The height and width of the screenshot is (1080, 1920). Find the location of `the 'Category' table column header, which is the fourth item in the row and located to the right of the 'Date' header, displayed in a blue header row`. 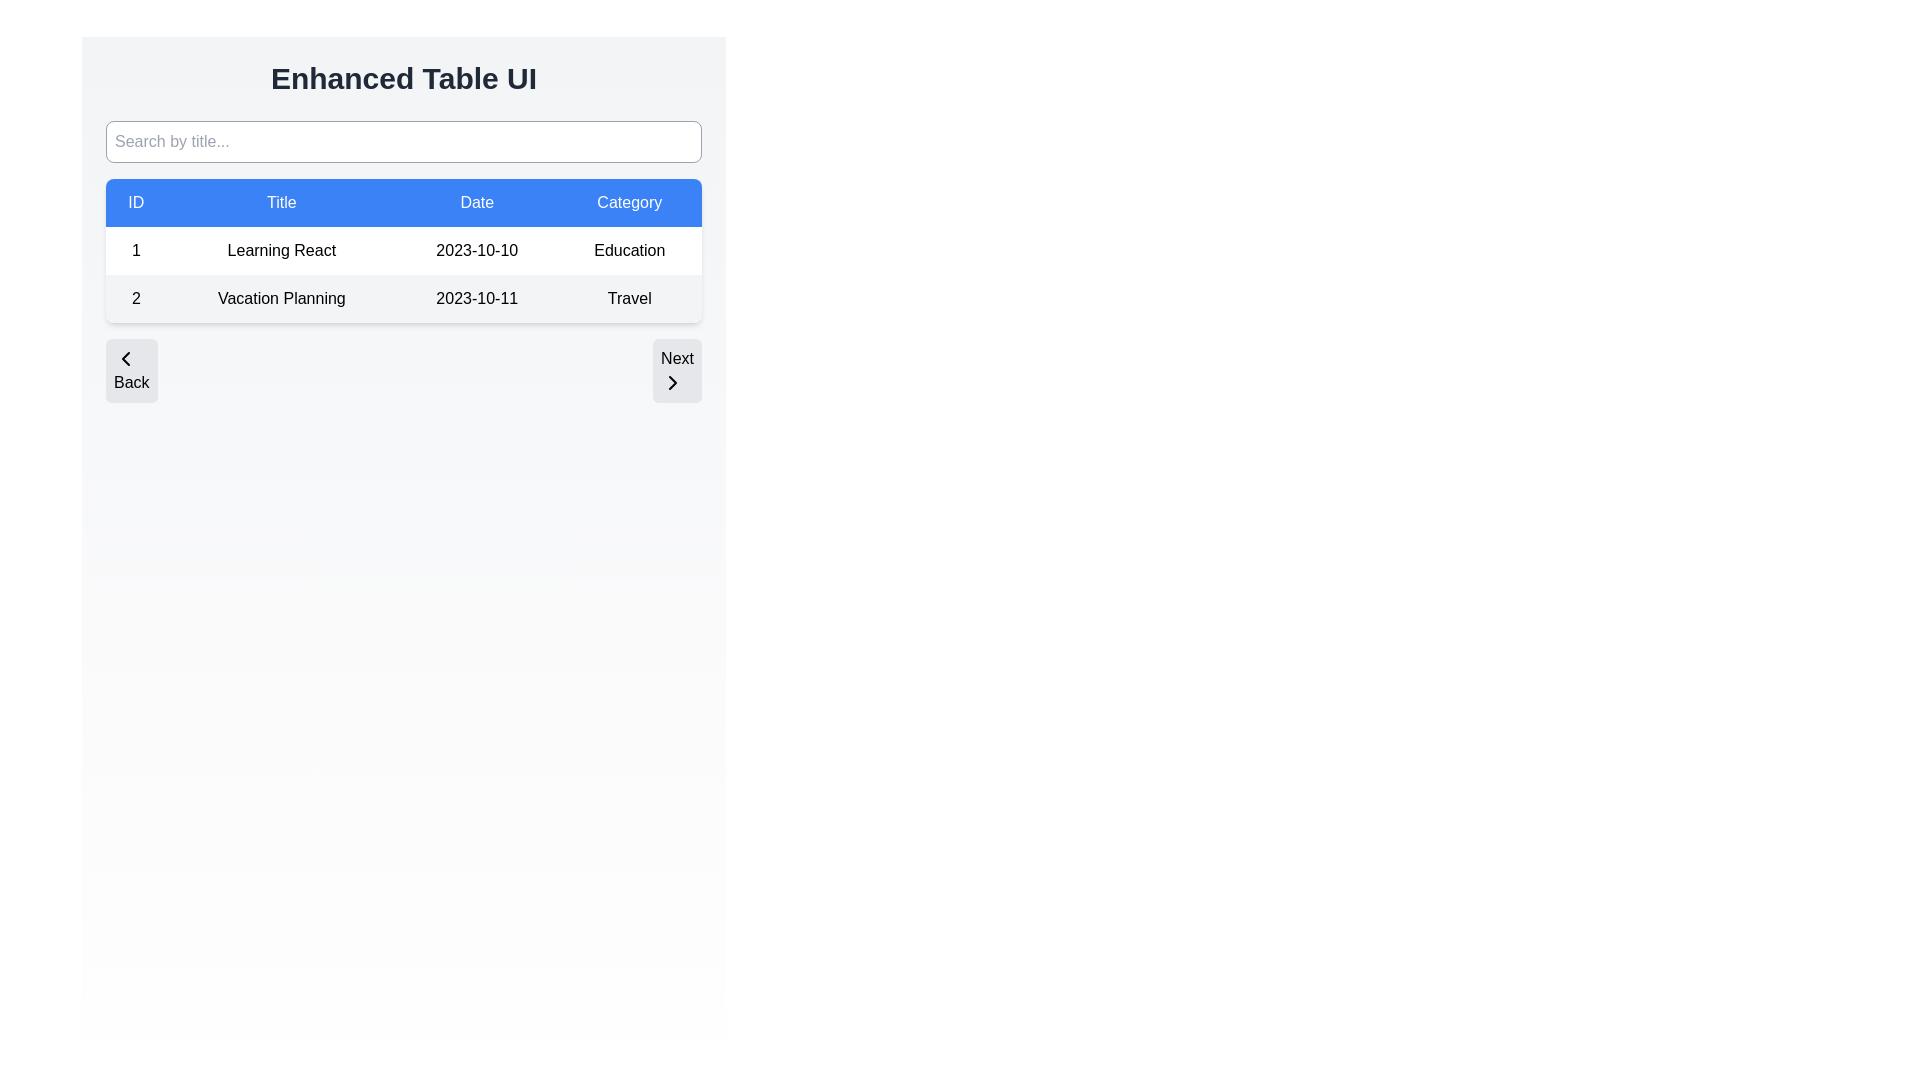

the 'Category' table column header, which is the fourth item in the row and located to the right of the 'Date' header, displayed in a blue header row is located at coordinates (628, 203).